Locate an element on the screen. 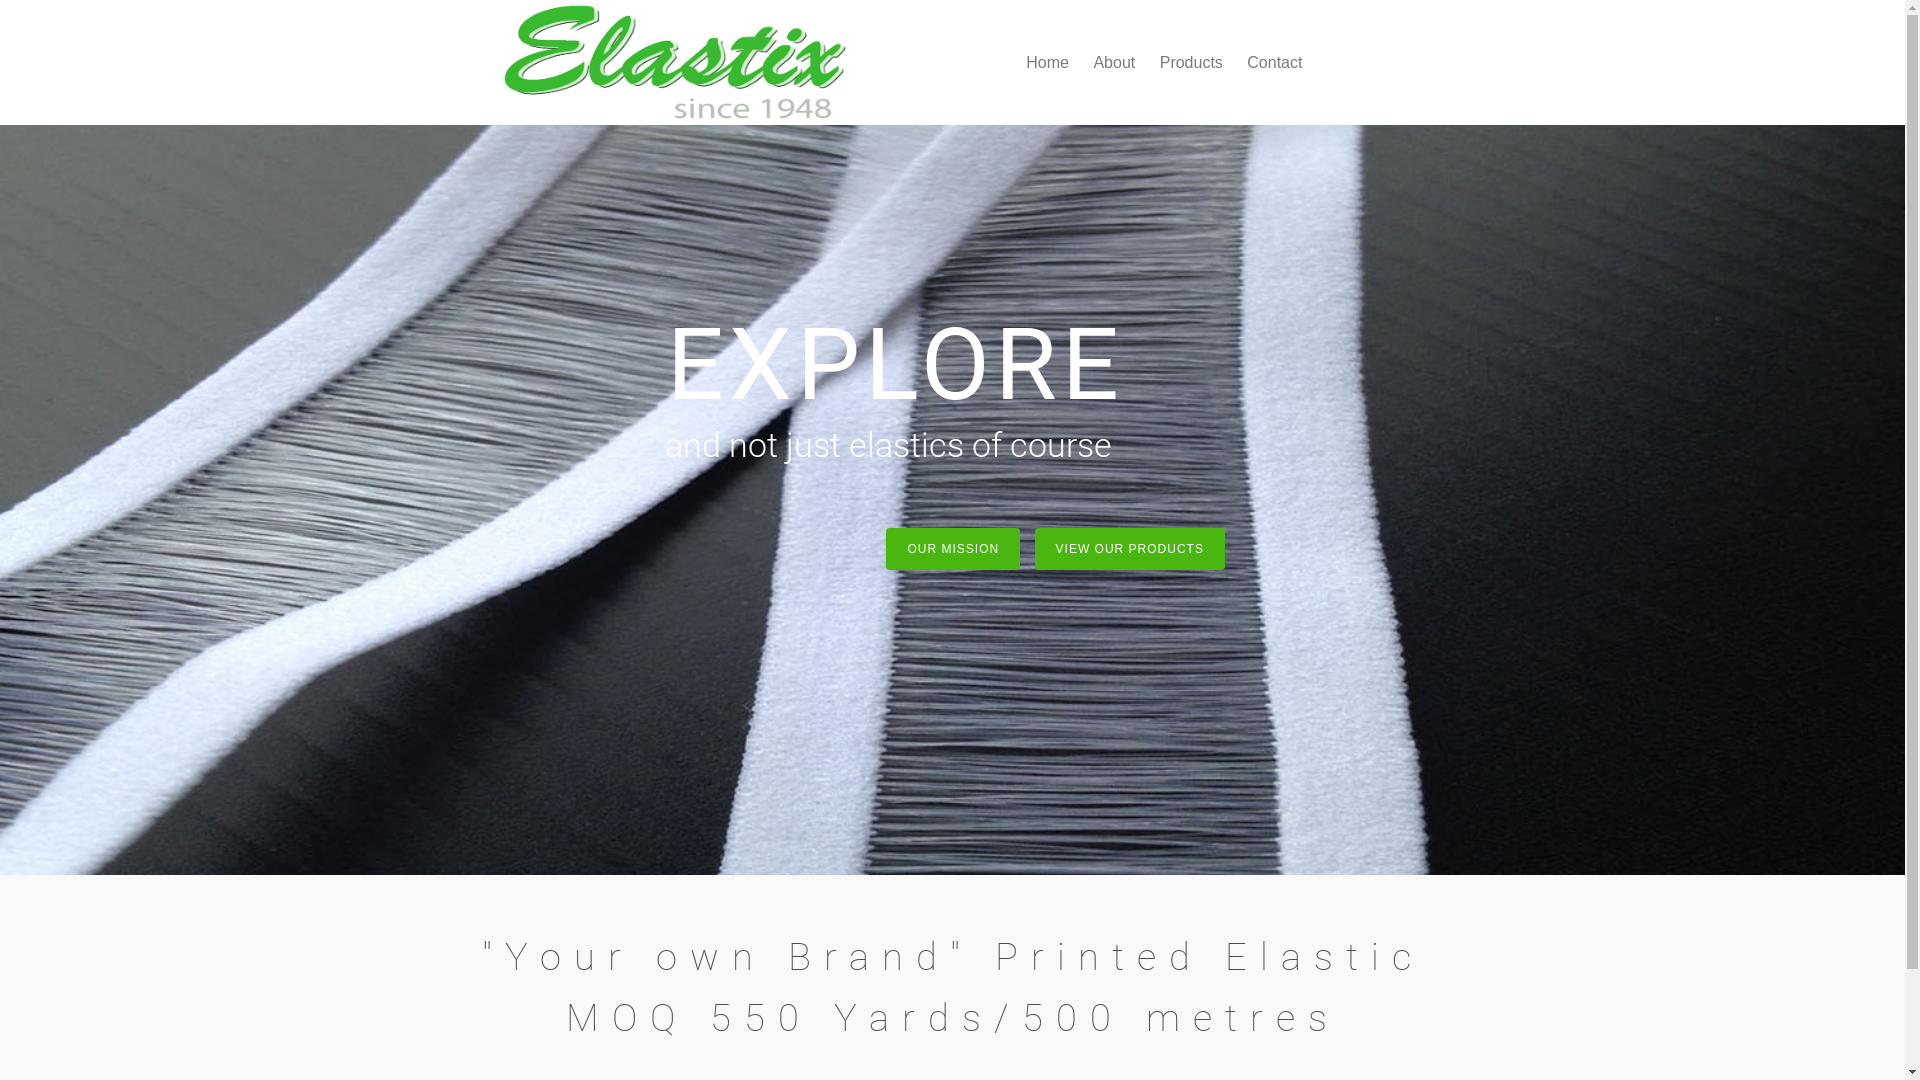 Image resolution: width=1920 pixels, height=1080 pixels. 'Contact' is located at coordinates (1236, 60).